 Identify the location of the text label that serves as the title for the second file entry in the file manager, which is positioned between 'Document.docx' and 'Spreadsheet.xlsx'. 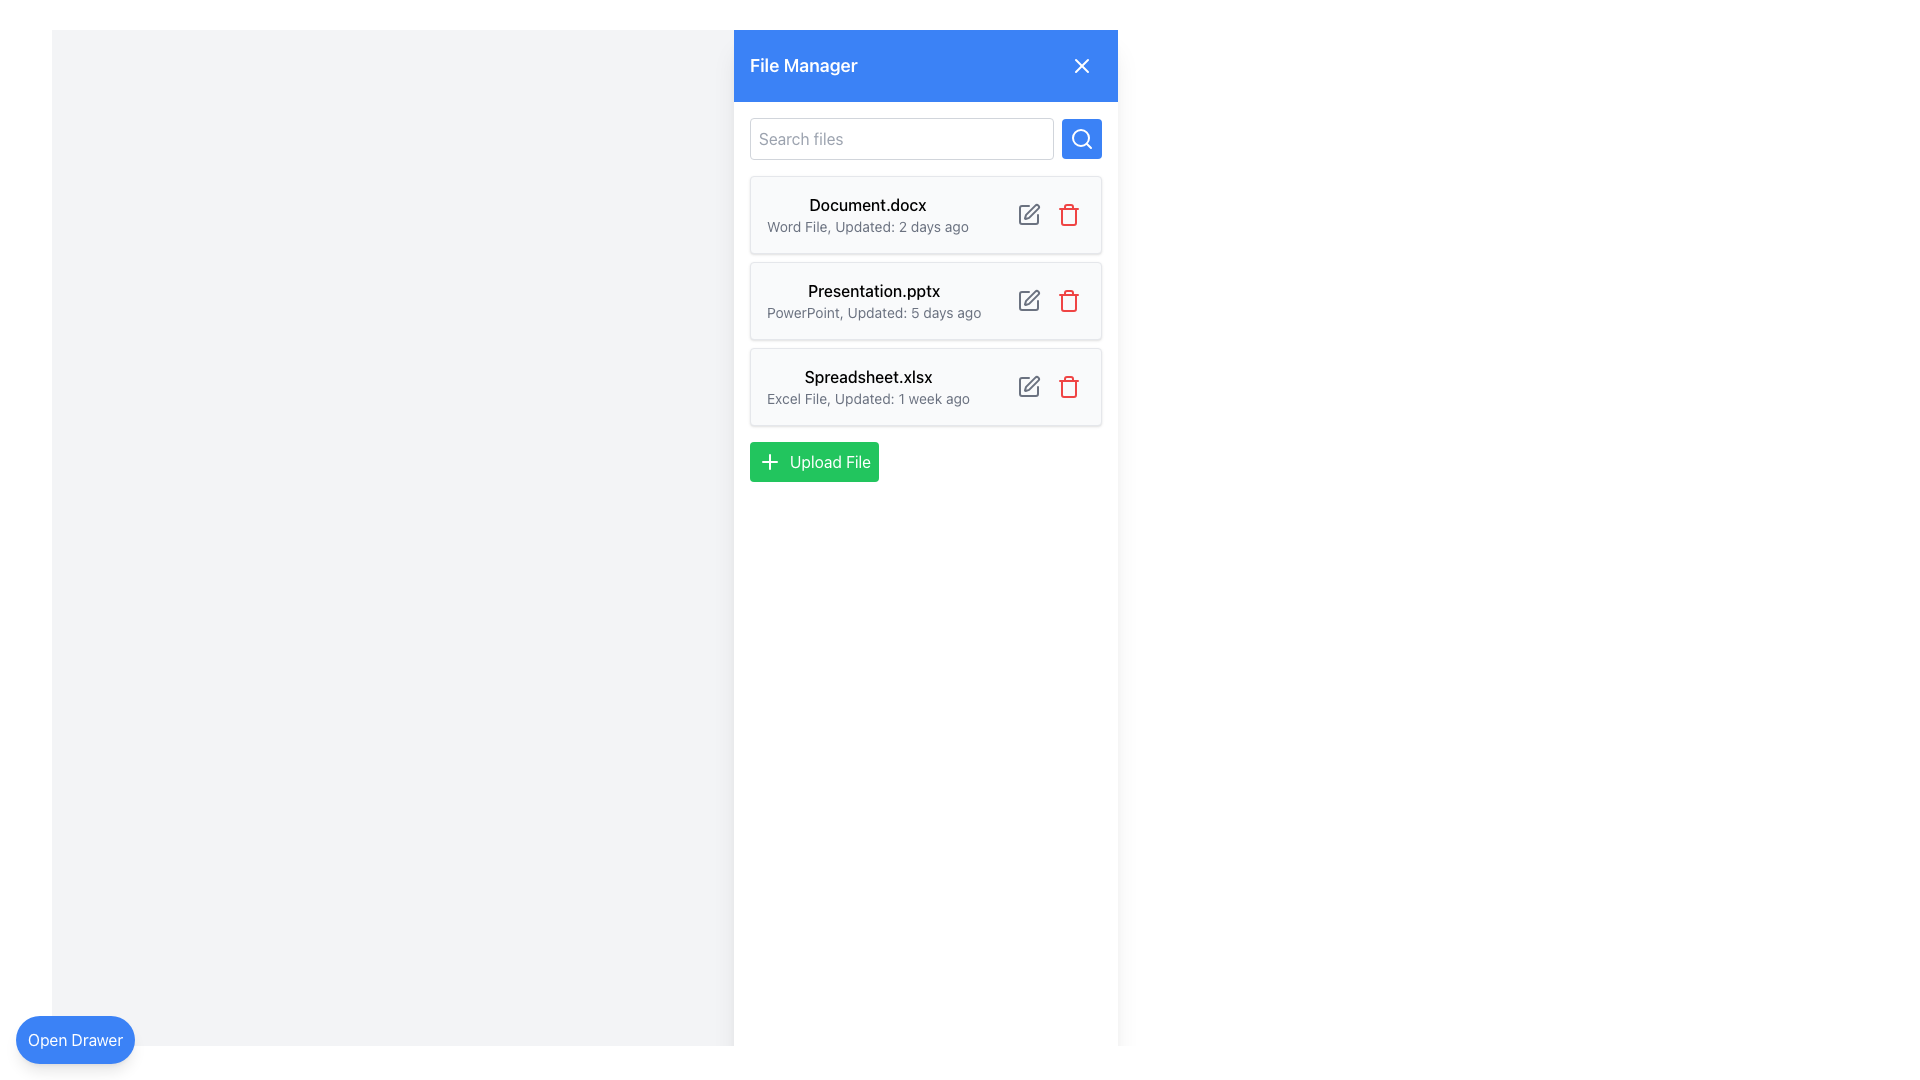
(874, 290).